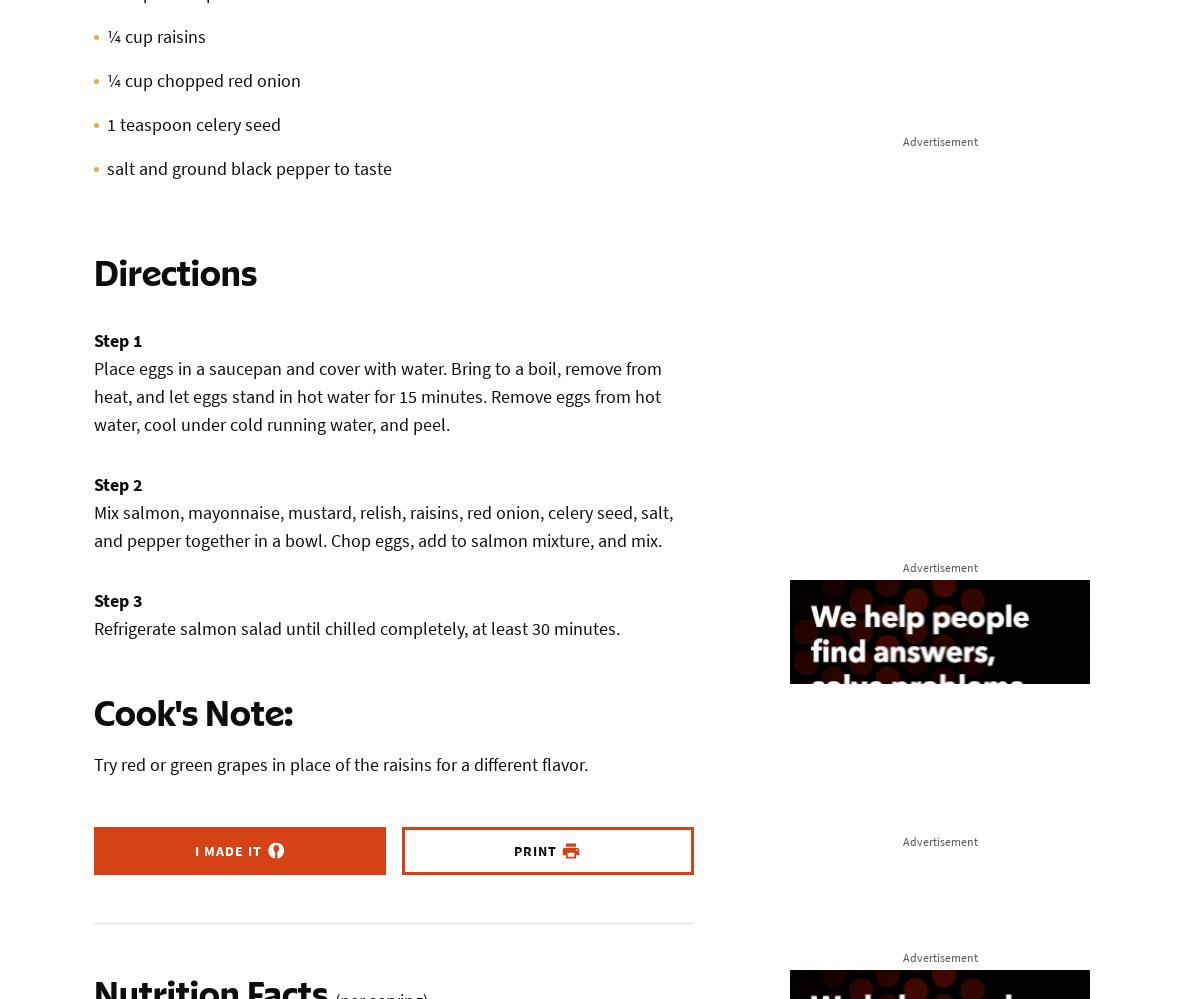  Describe the element at coordinates (155, 124) in the screenshot. I see `'teaspoon'` at that location.